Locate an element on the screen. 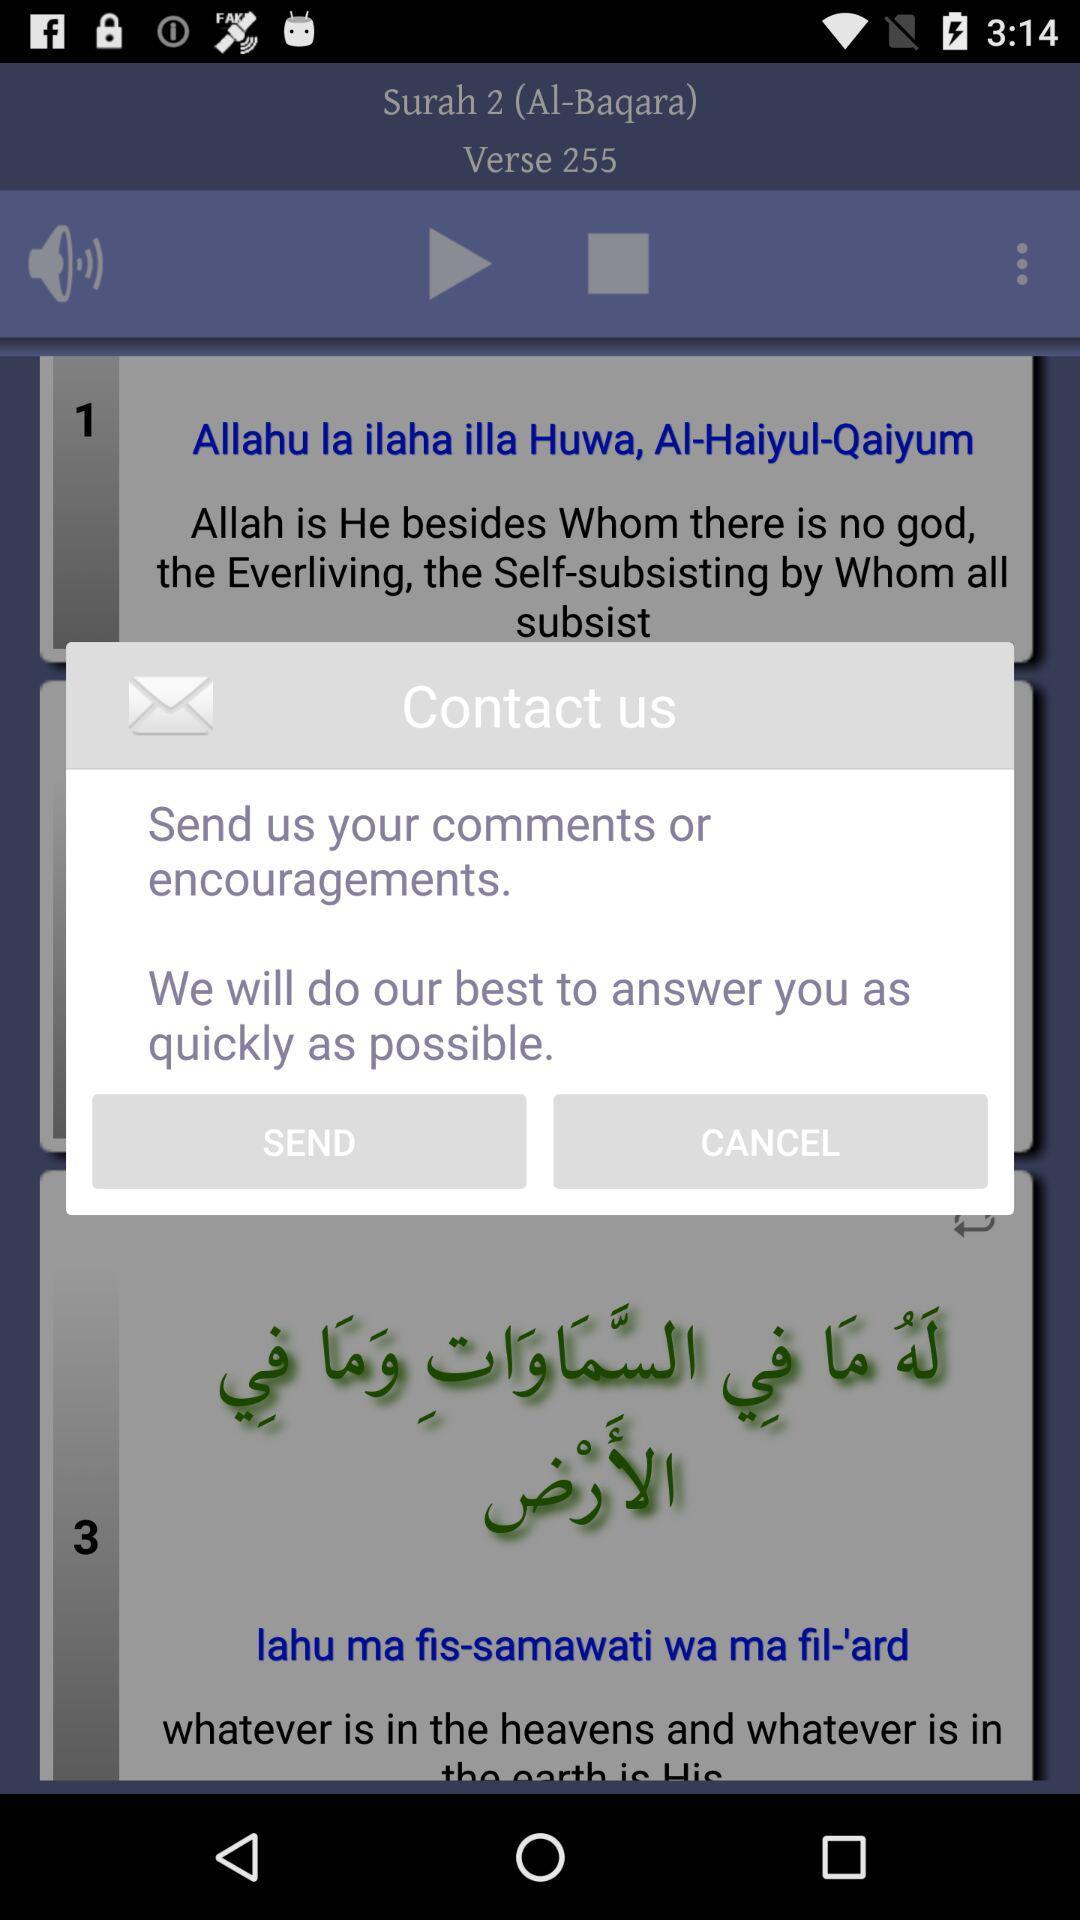 This screenshot has width=1080, height=1920. the send us your item is located at coordinates (540, 930).